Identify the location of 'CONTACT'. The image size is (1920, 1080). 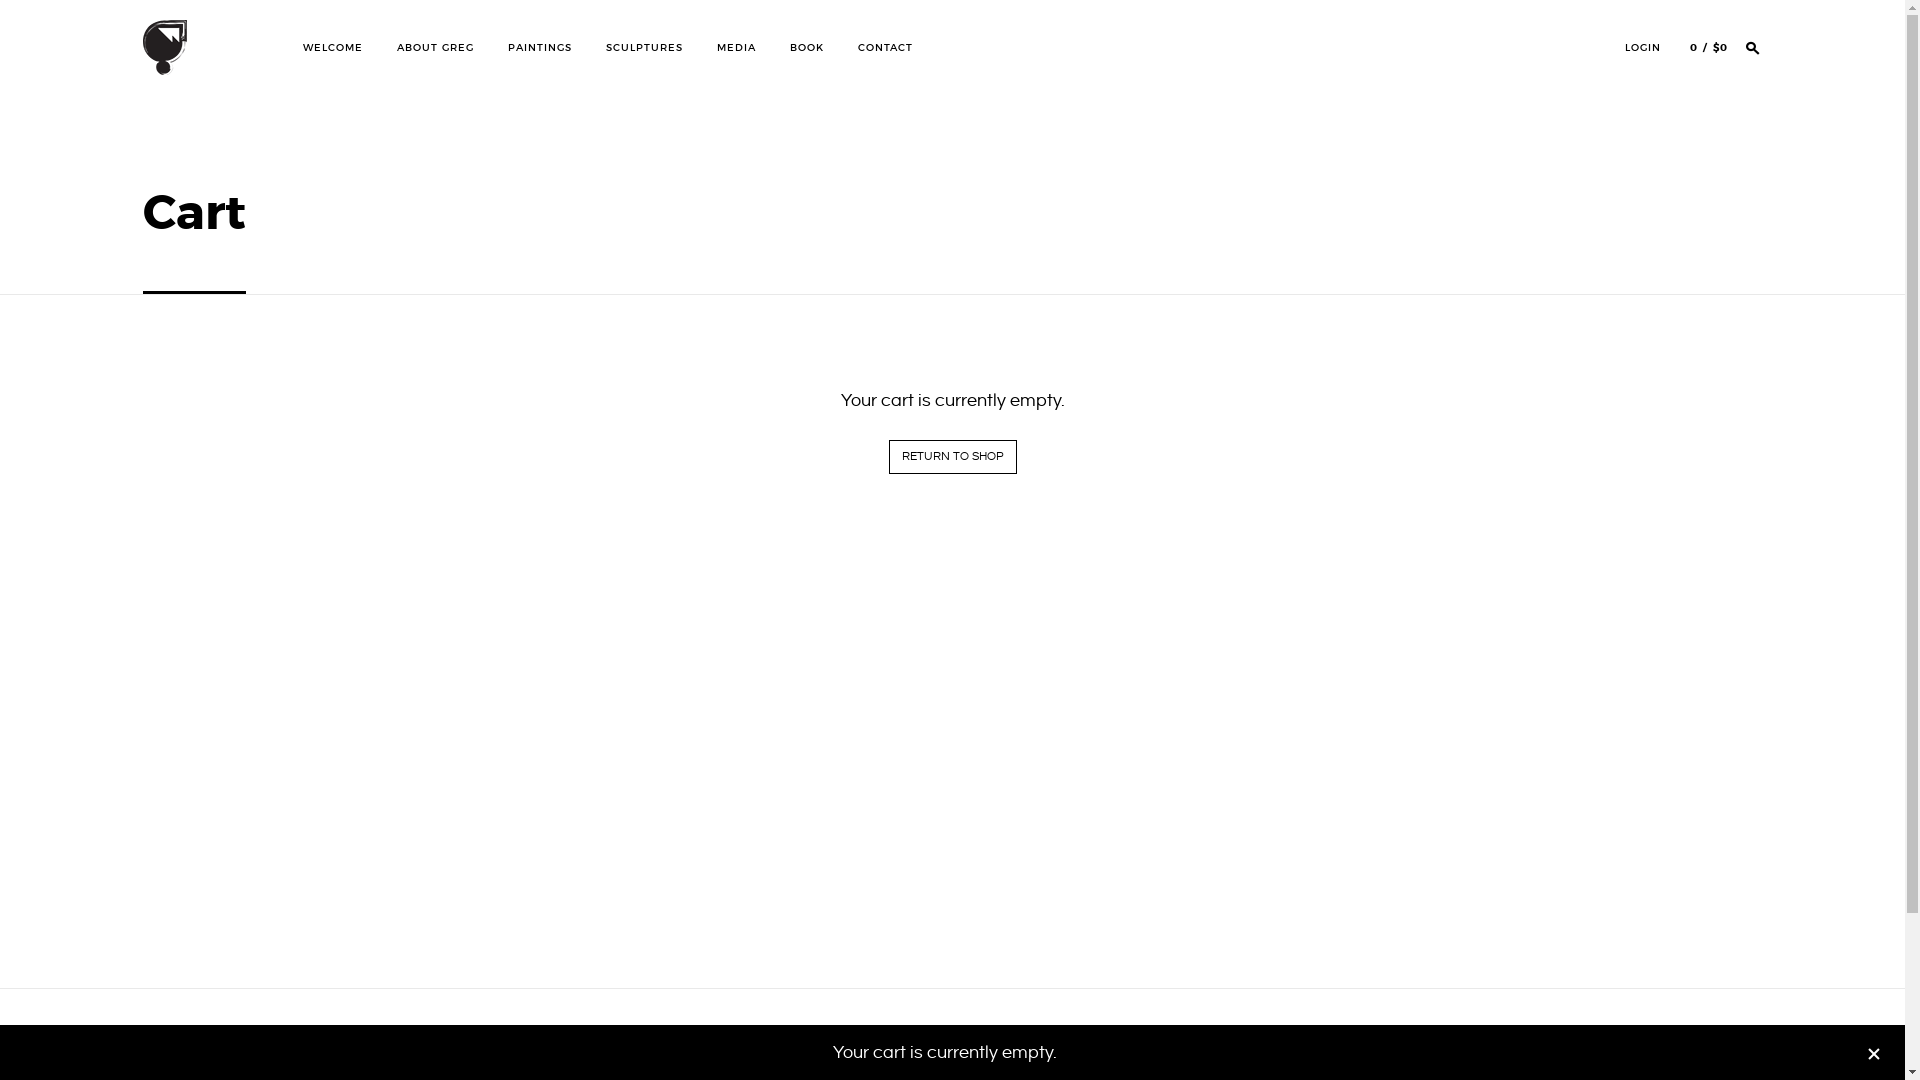
(884, 46).